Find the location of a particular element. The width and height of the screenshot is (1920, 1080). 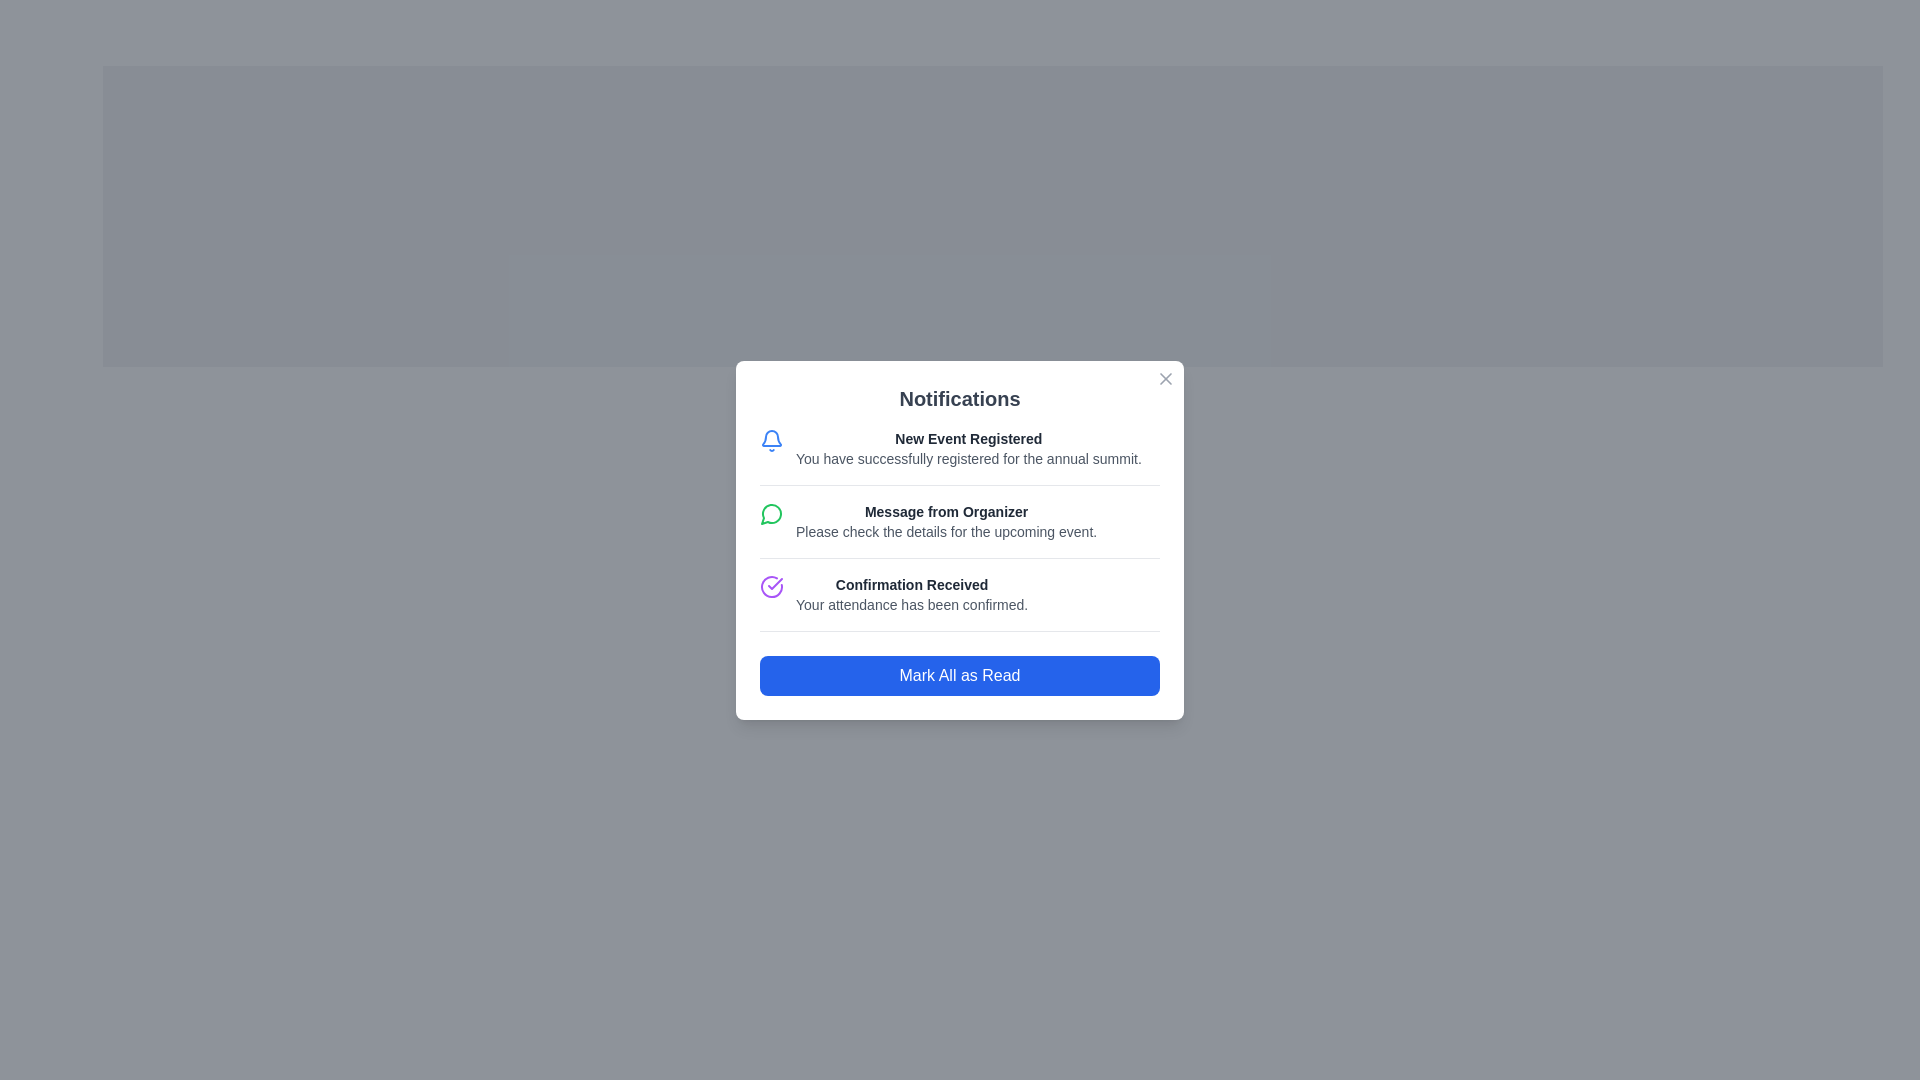

the Notification item that contains the message 'Message from Organizer' for additional interactions is located at coordinates (960, 528).